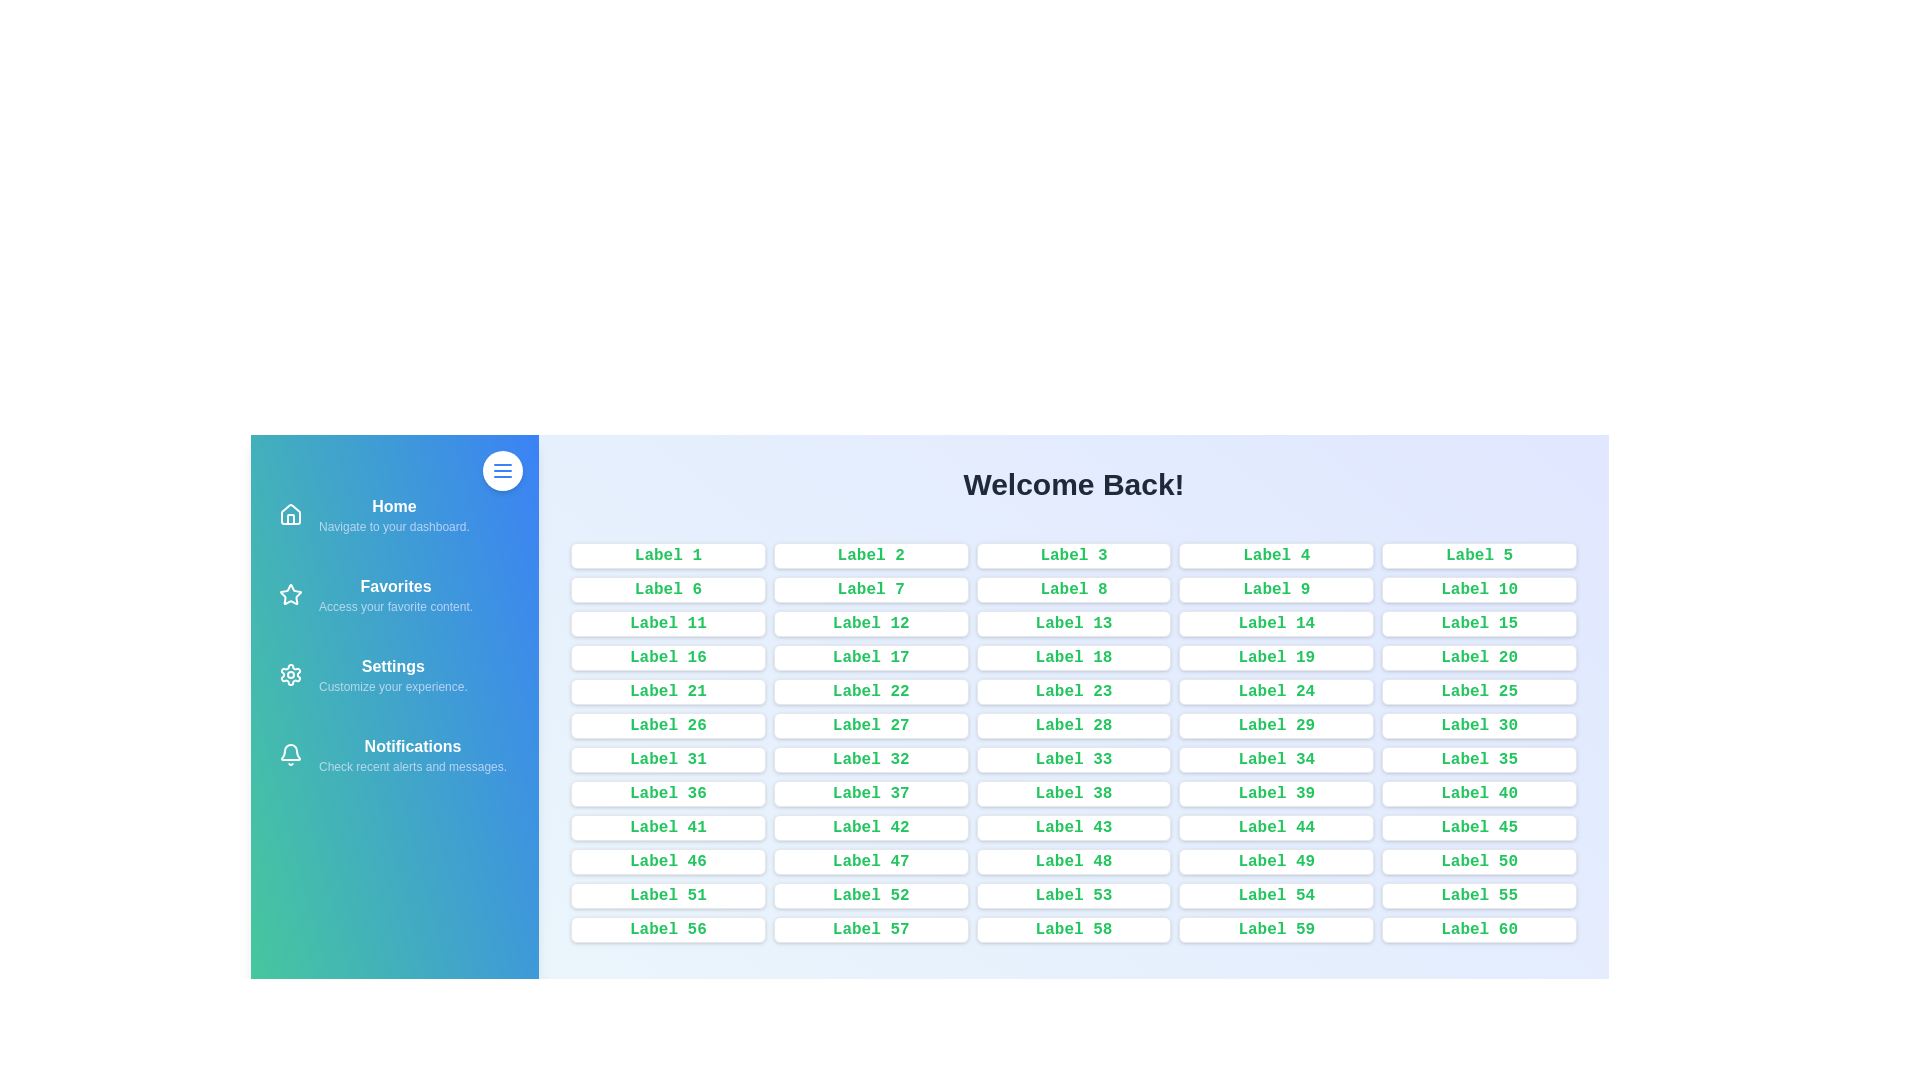  What do you see at coordinates (394, 514) in the screenshot?
I see `the navigation item Home` at bounding box center [394, 514].